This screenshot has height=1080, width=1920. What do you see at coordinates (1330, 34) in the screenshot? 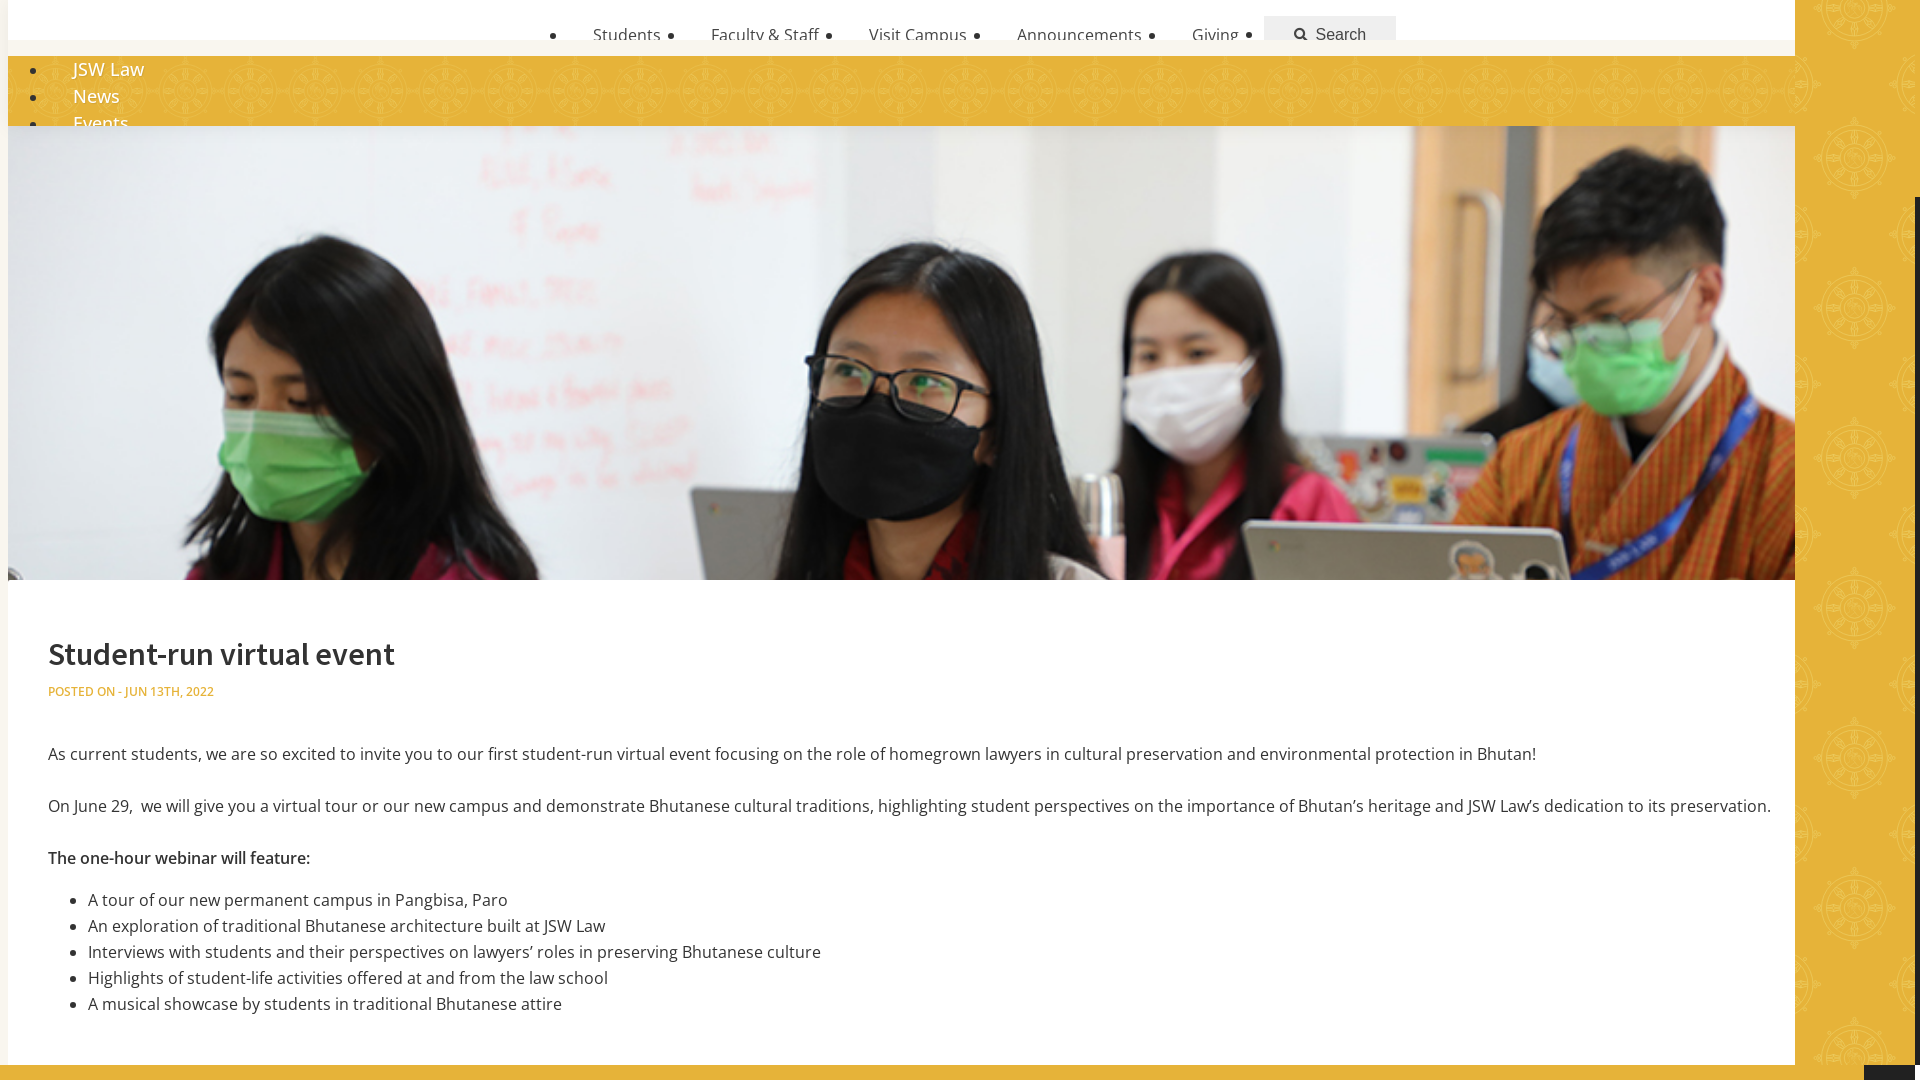
I see `'Search'` at bounding box center [1330, 34].